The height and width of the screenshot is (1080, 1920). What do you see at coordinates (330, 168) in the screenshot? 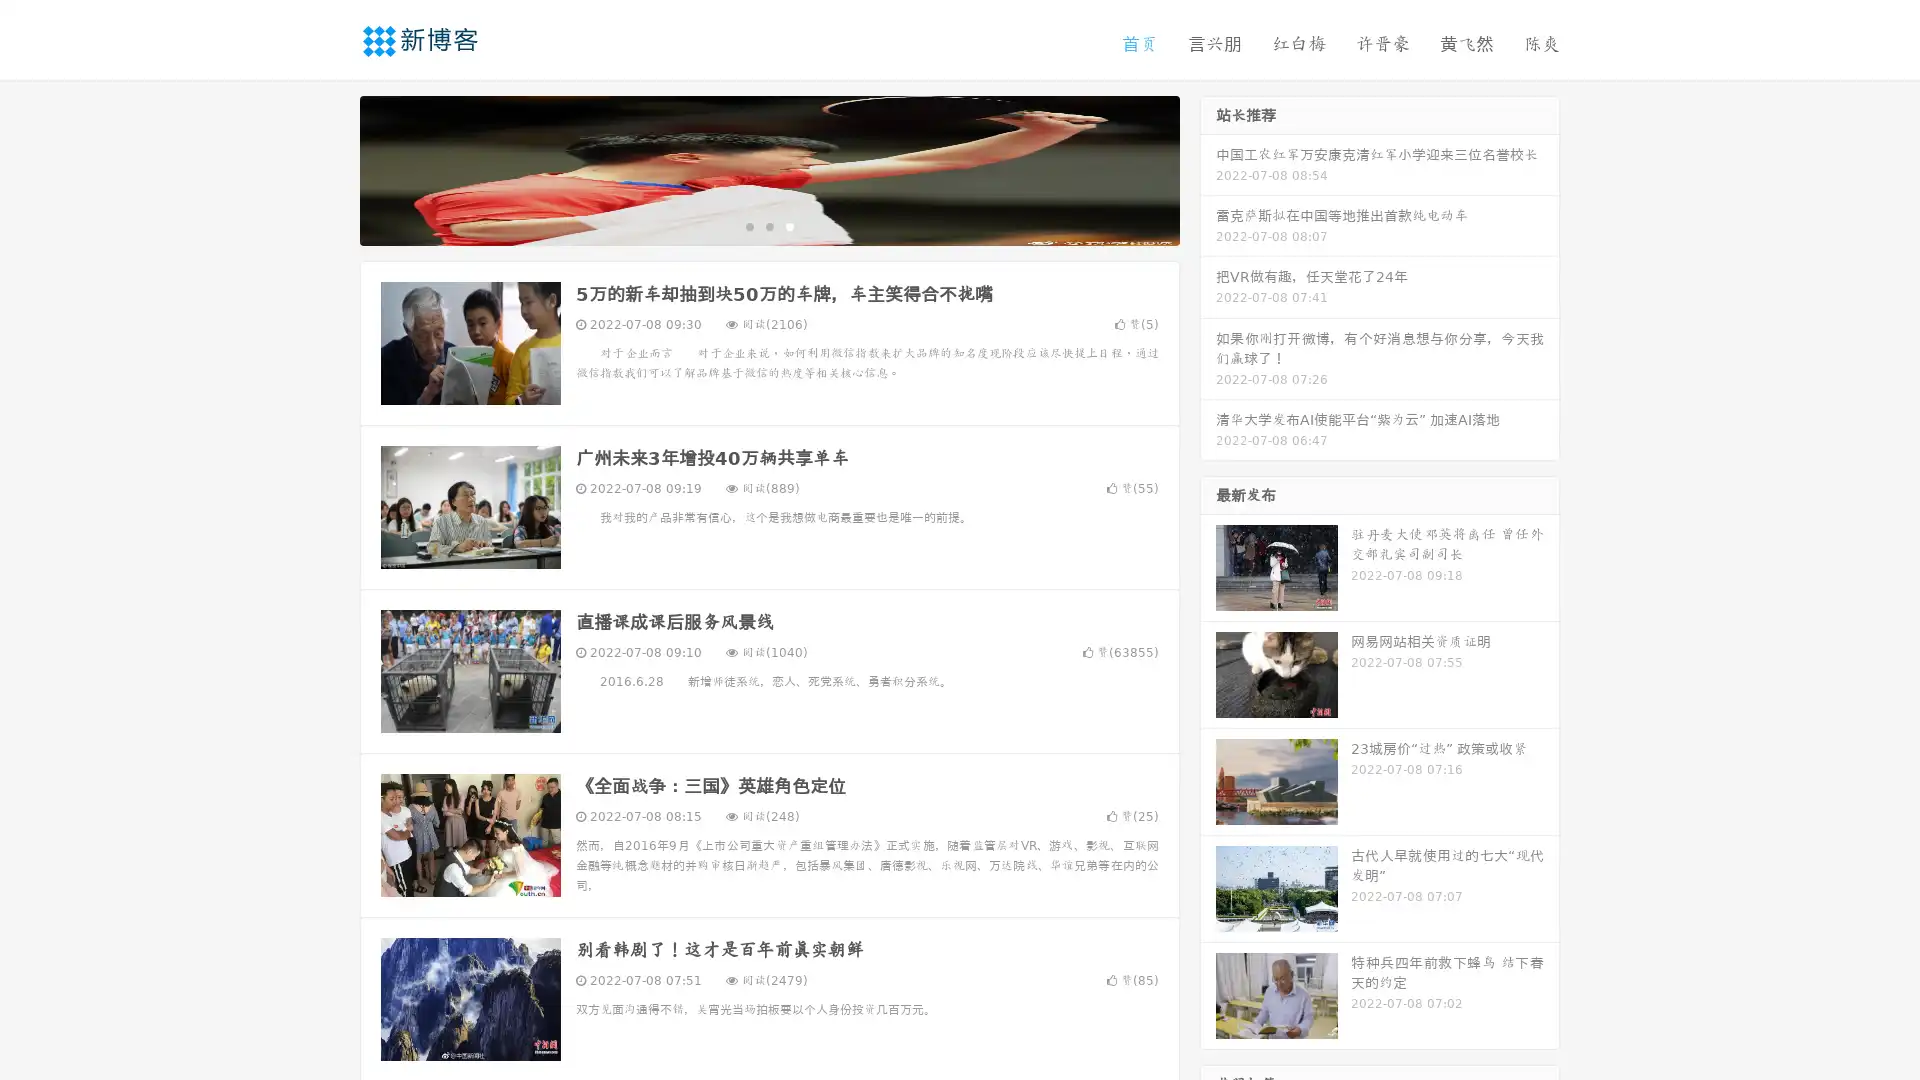
I see `Previous slide` at bounding box center [330, 168].